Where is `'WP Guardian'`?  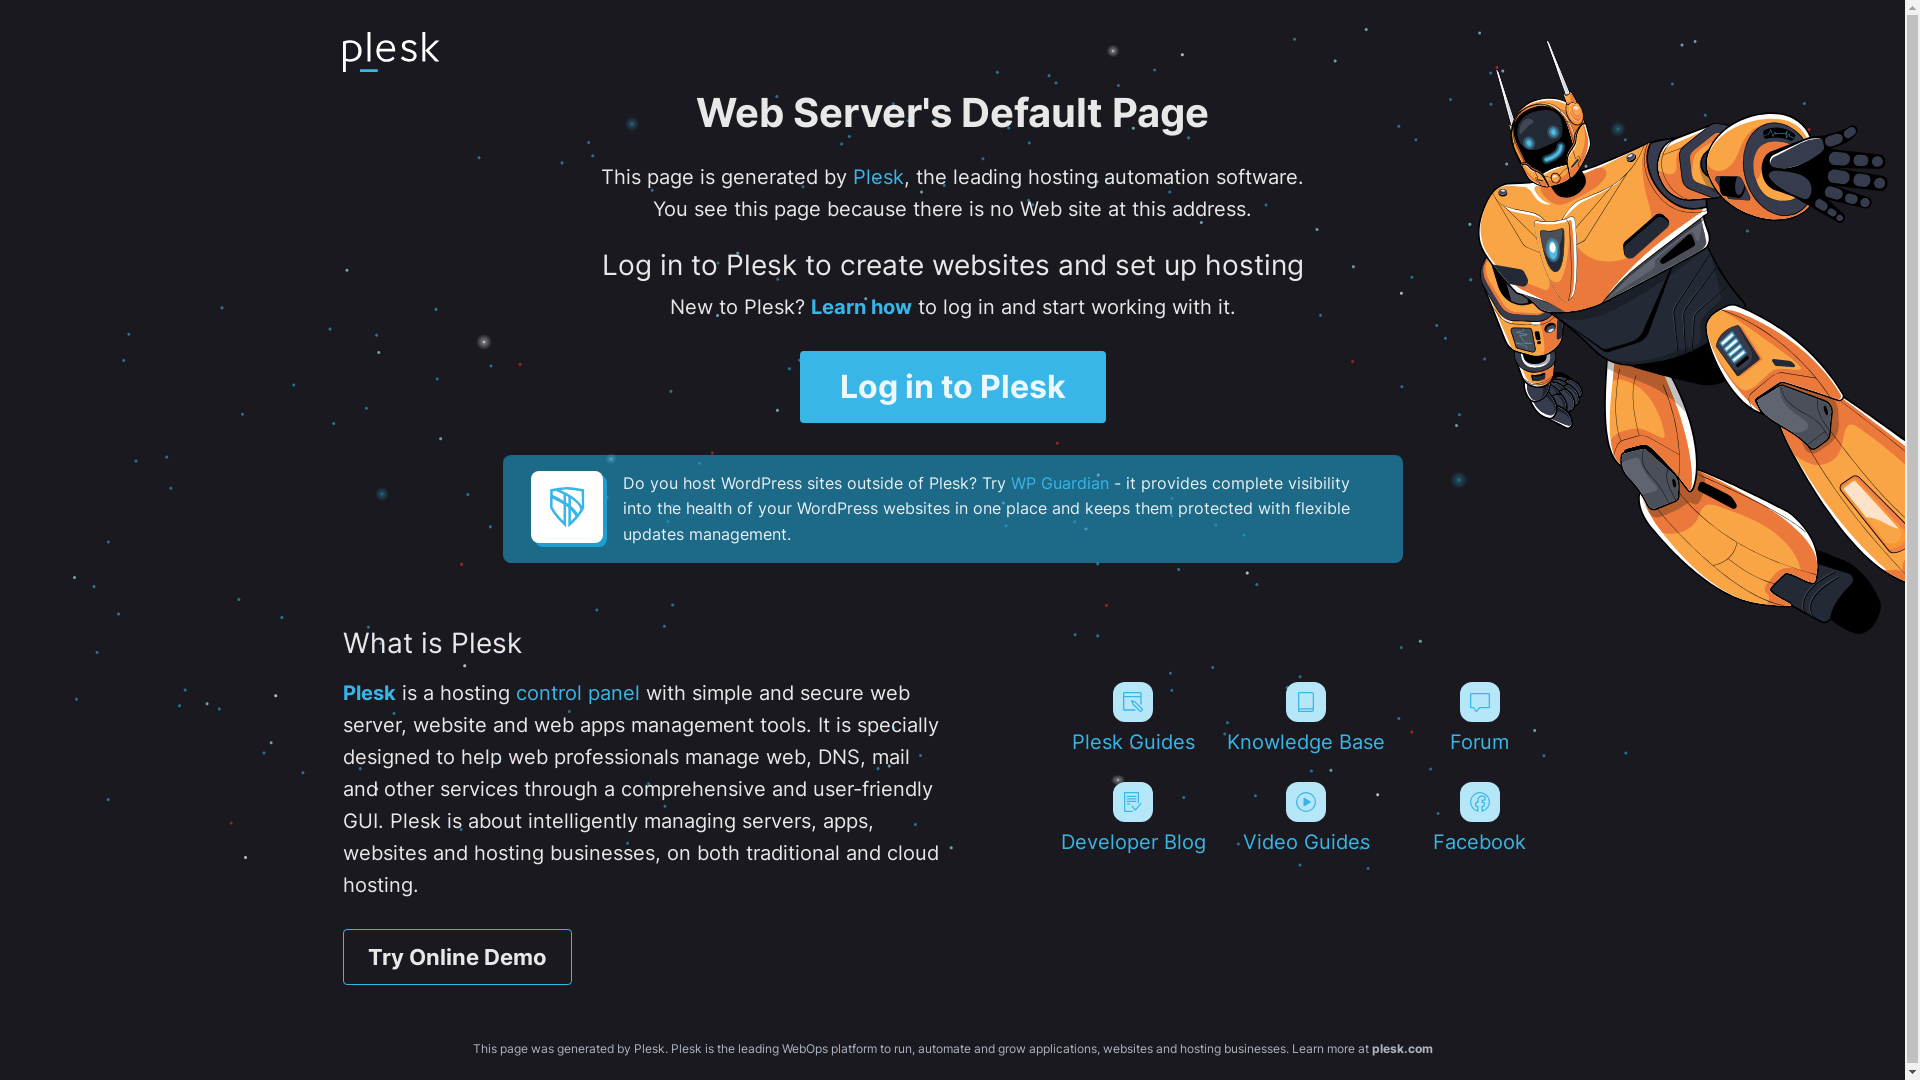
'WP Guardian' is located at coordinates (1009, 482).